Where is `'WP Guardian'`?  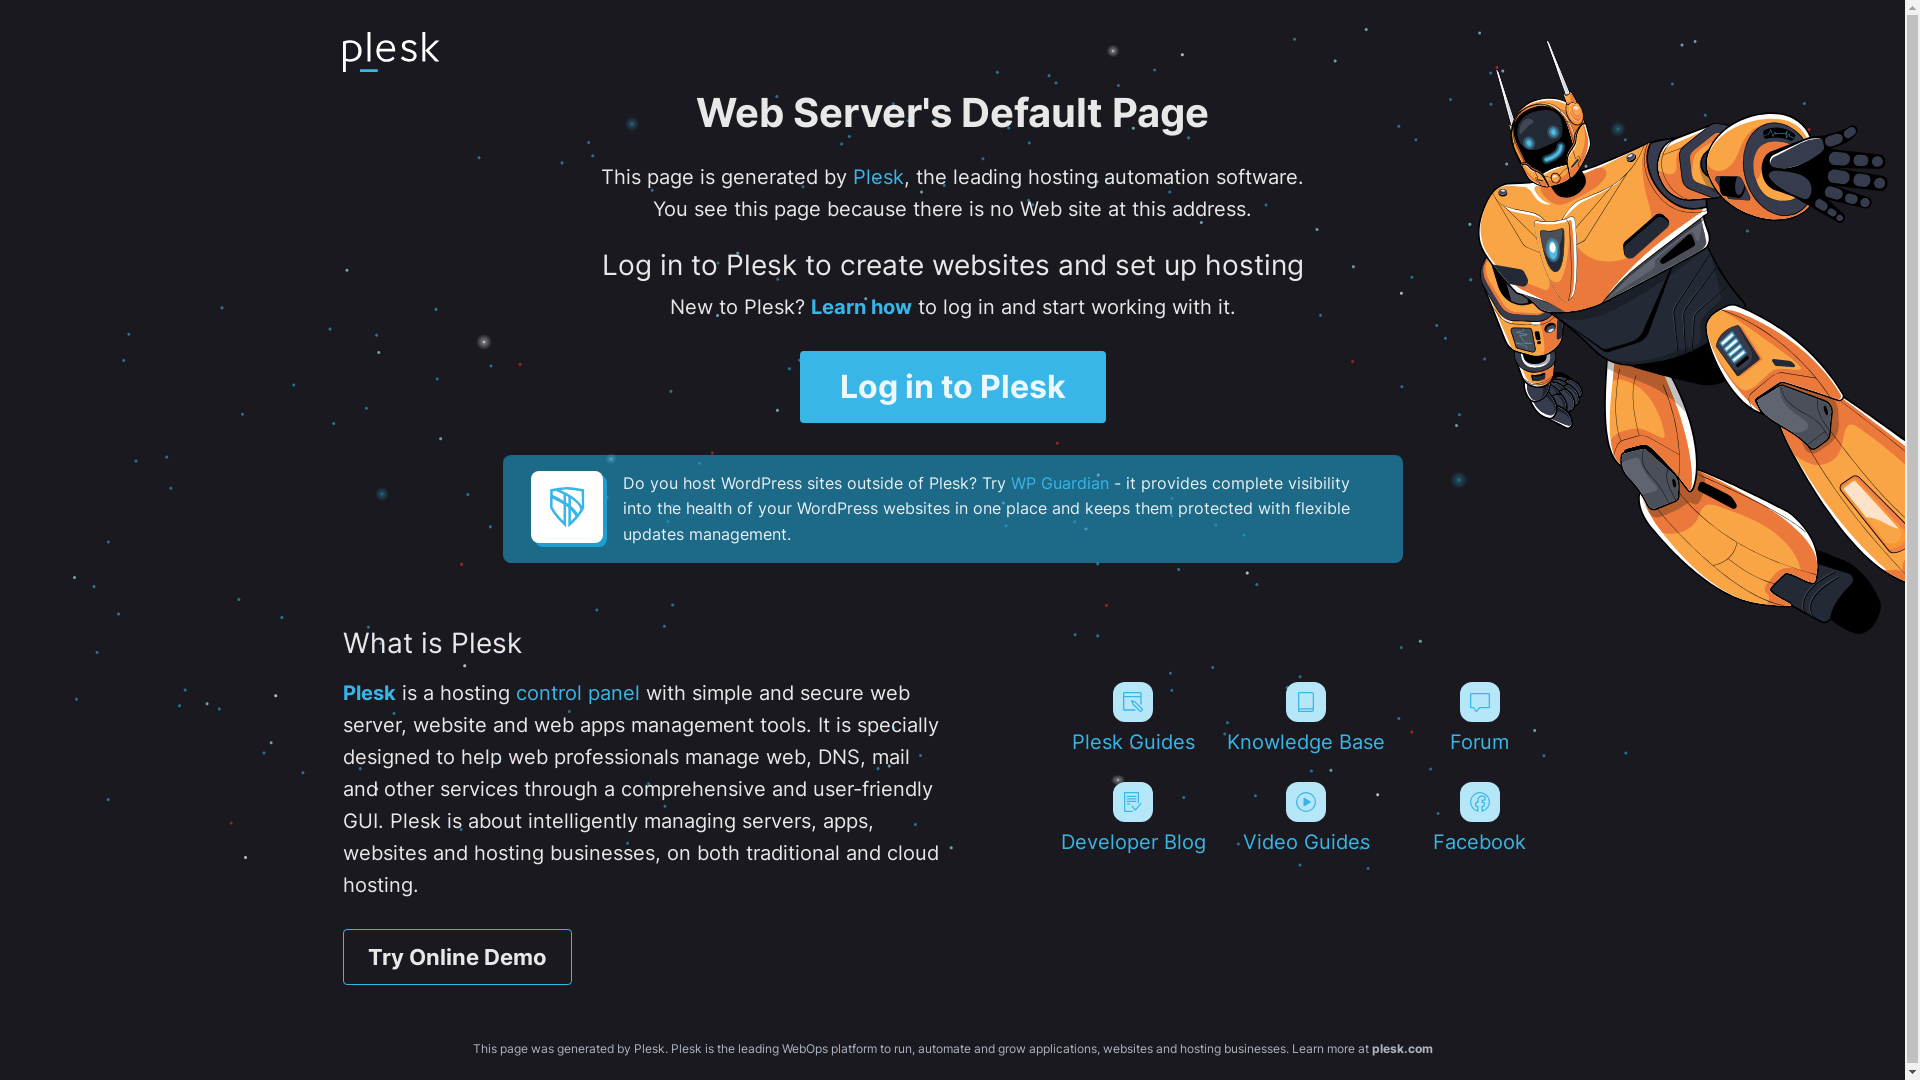
'WP Guardian' is located at coordinates (1009, 482).